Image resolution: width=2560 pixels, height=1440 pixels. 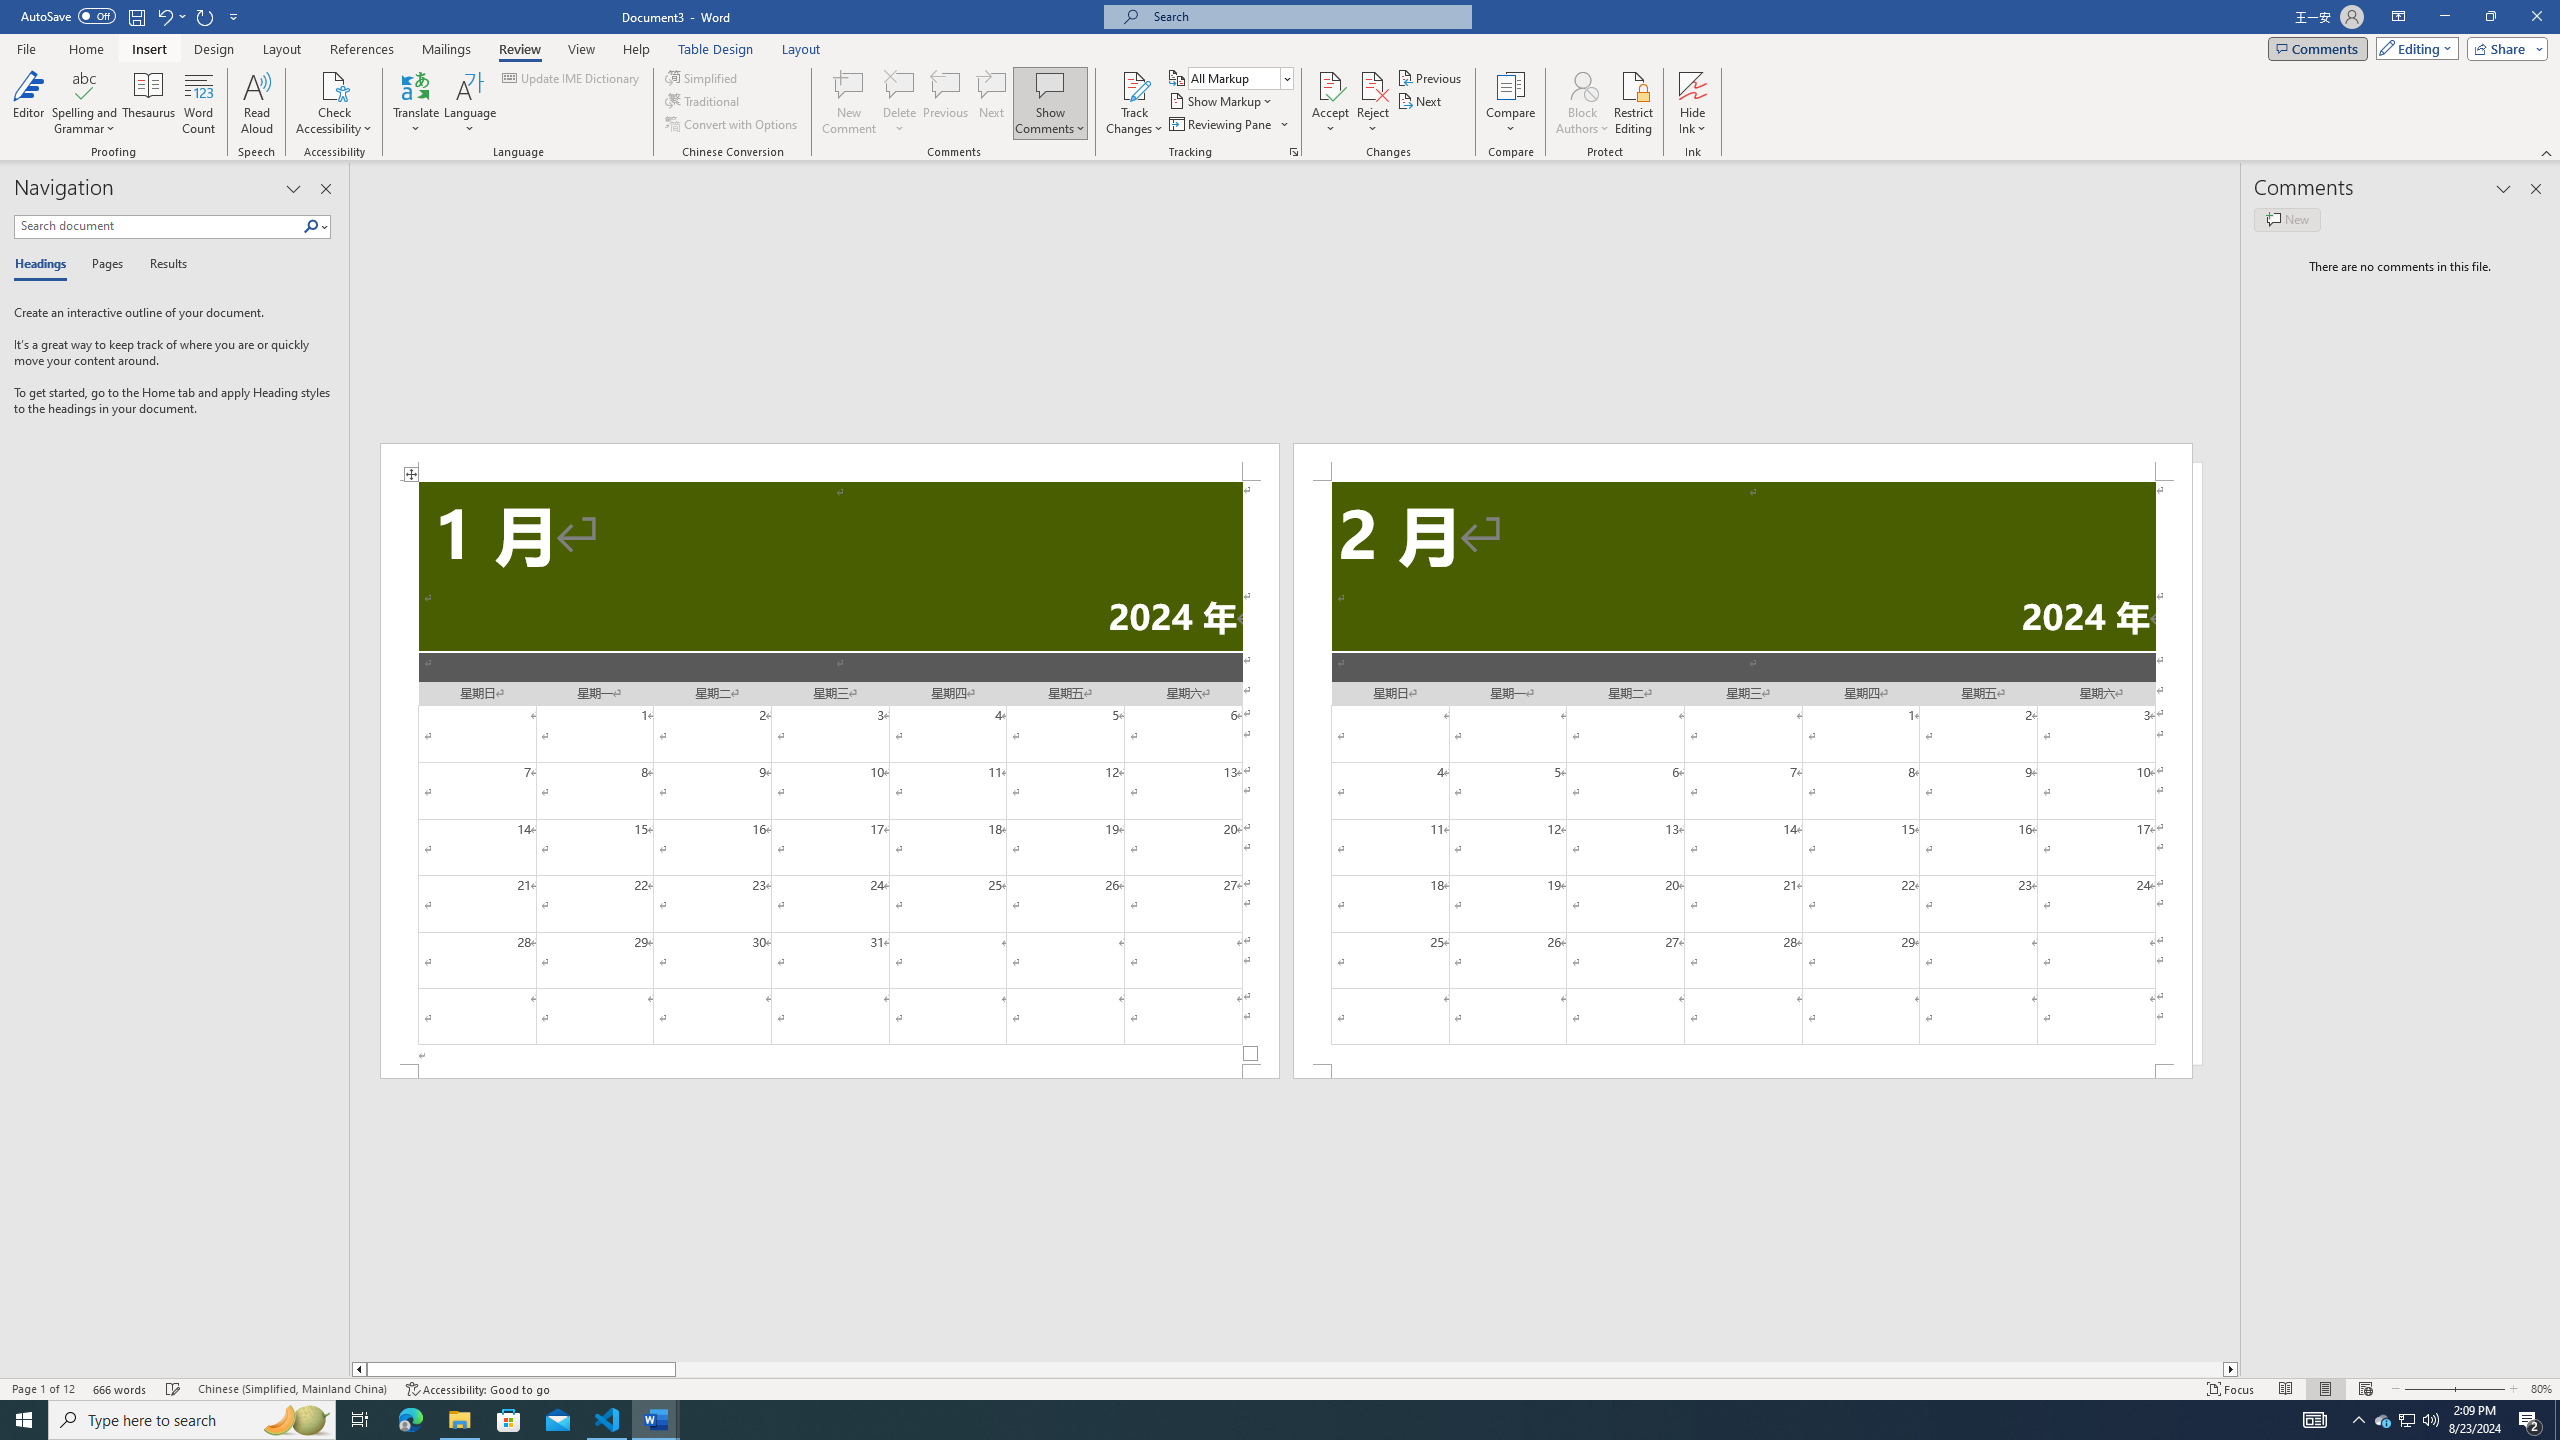 I want to click on 'Spelling and Grammar', so click(x=85, y=103).